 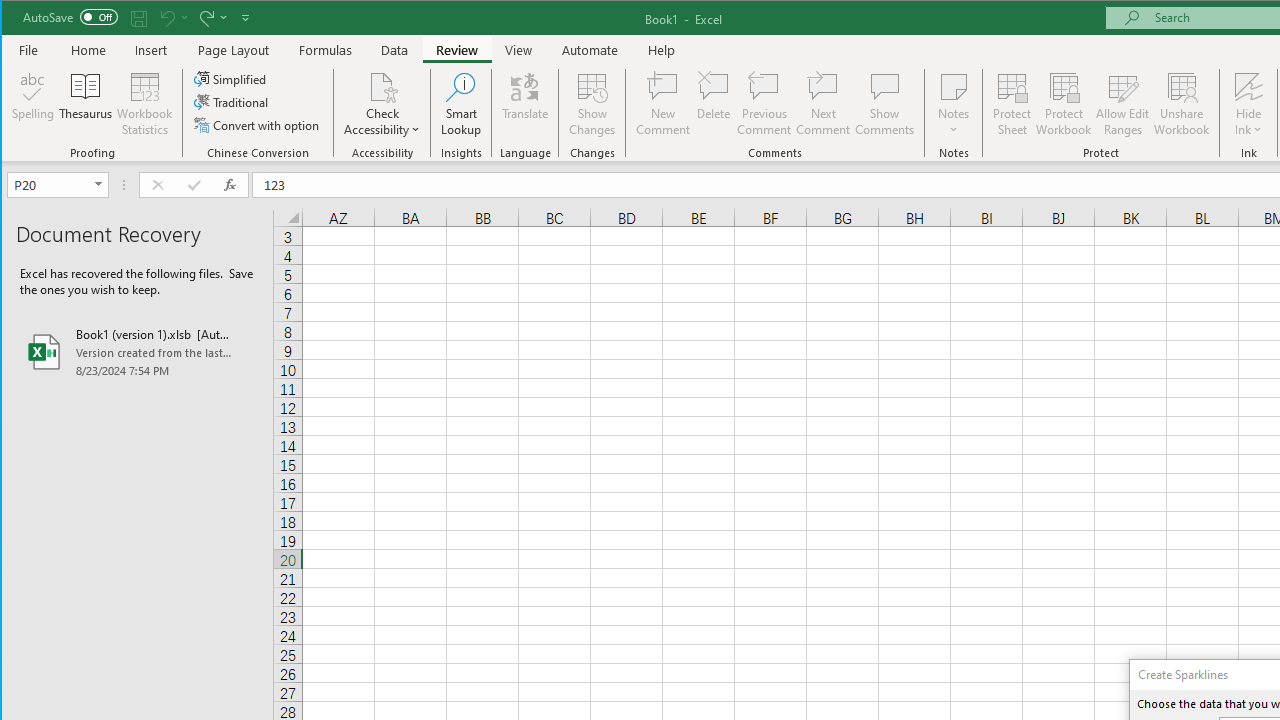 What do you see at coordinates (382, 85) in the screenshot?
I see `'Check Accessibility'` at bounding box center [382, 85].